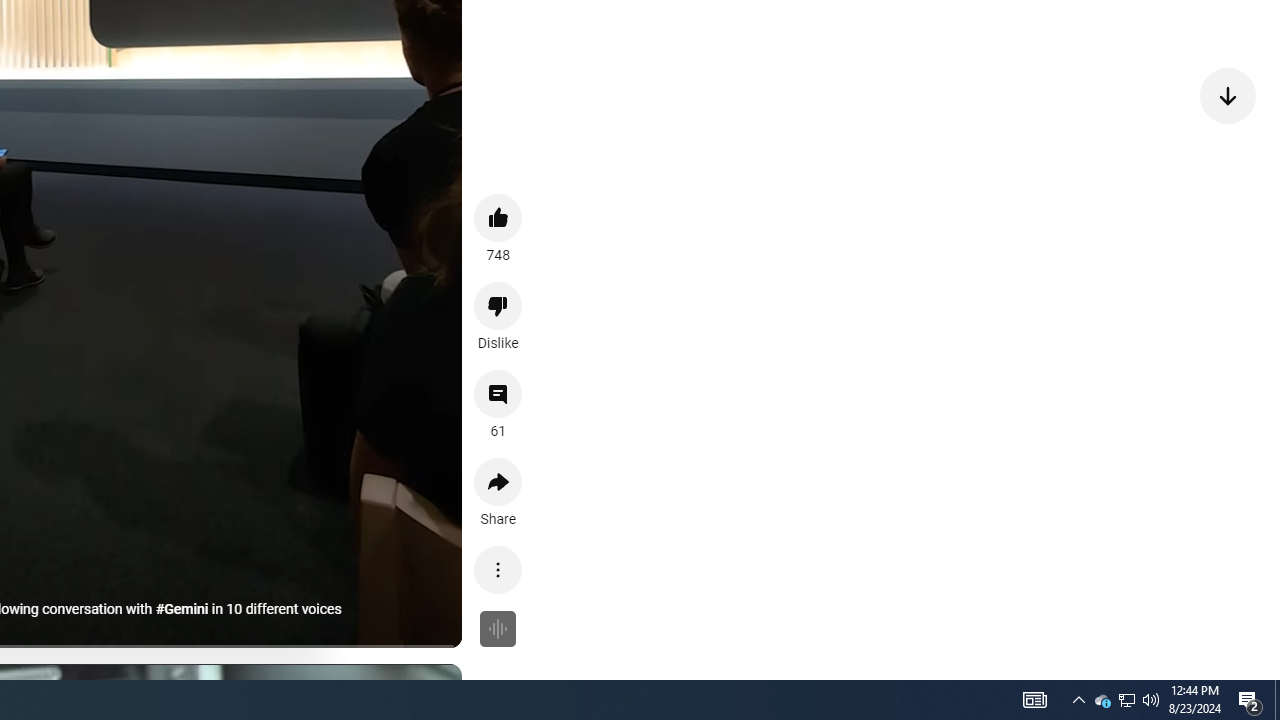  What do you see at coordinates (498, 217) in the screenshot?
I see `'like this video along with 748 other people'` at bounding box center [498, 217].